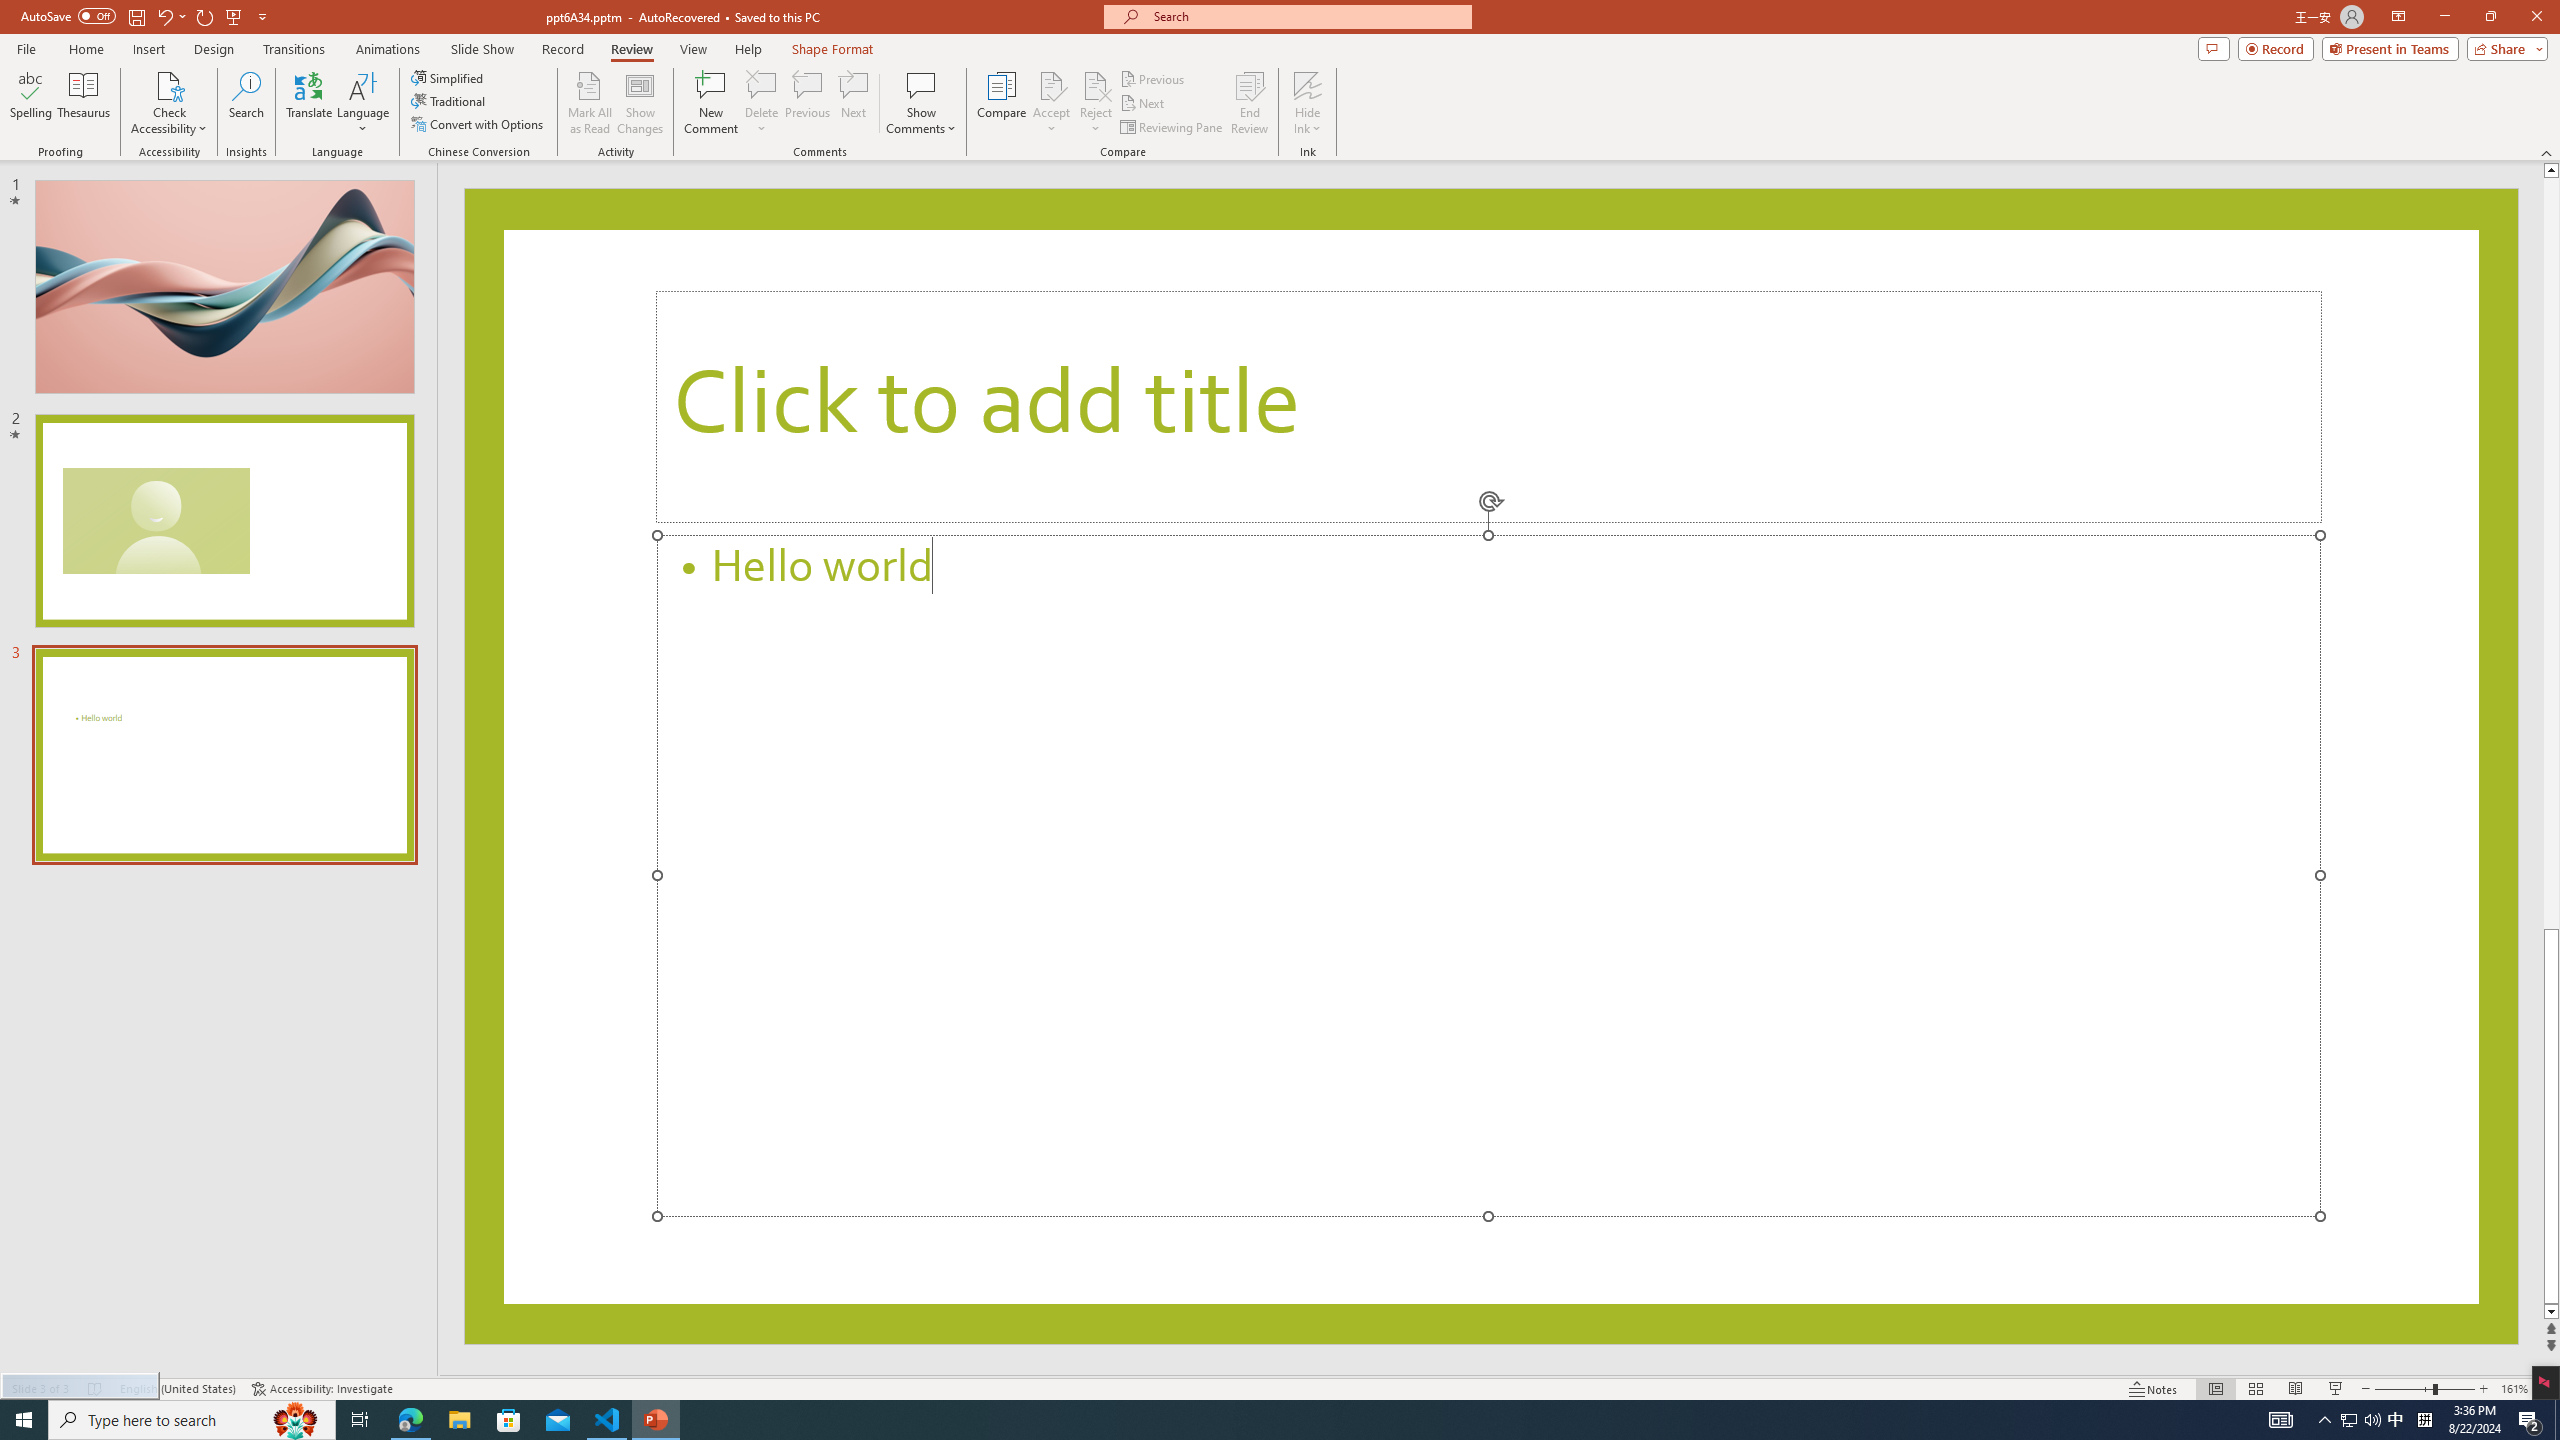 The width and height of the screenshot is (2560, 1440). What do you see at coordinates (2390, 47) in the screenshot?
I see `'Present in Teams'` at bounding box center [2390, 47].